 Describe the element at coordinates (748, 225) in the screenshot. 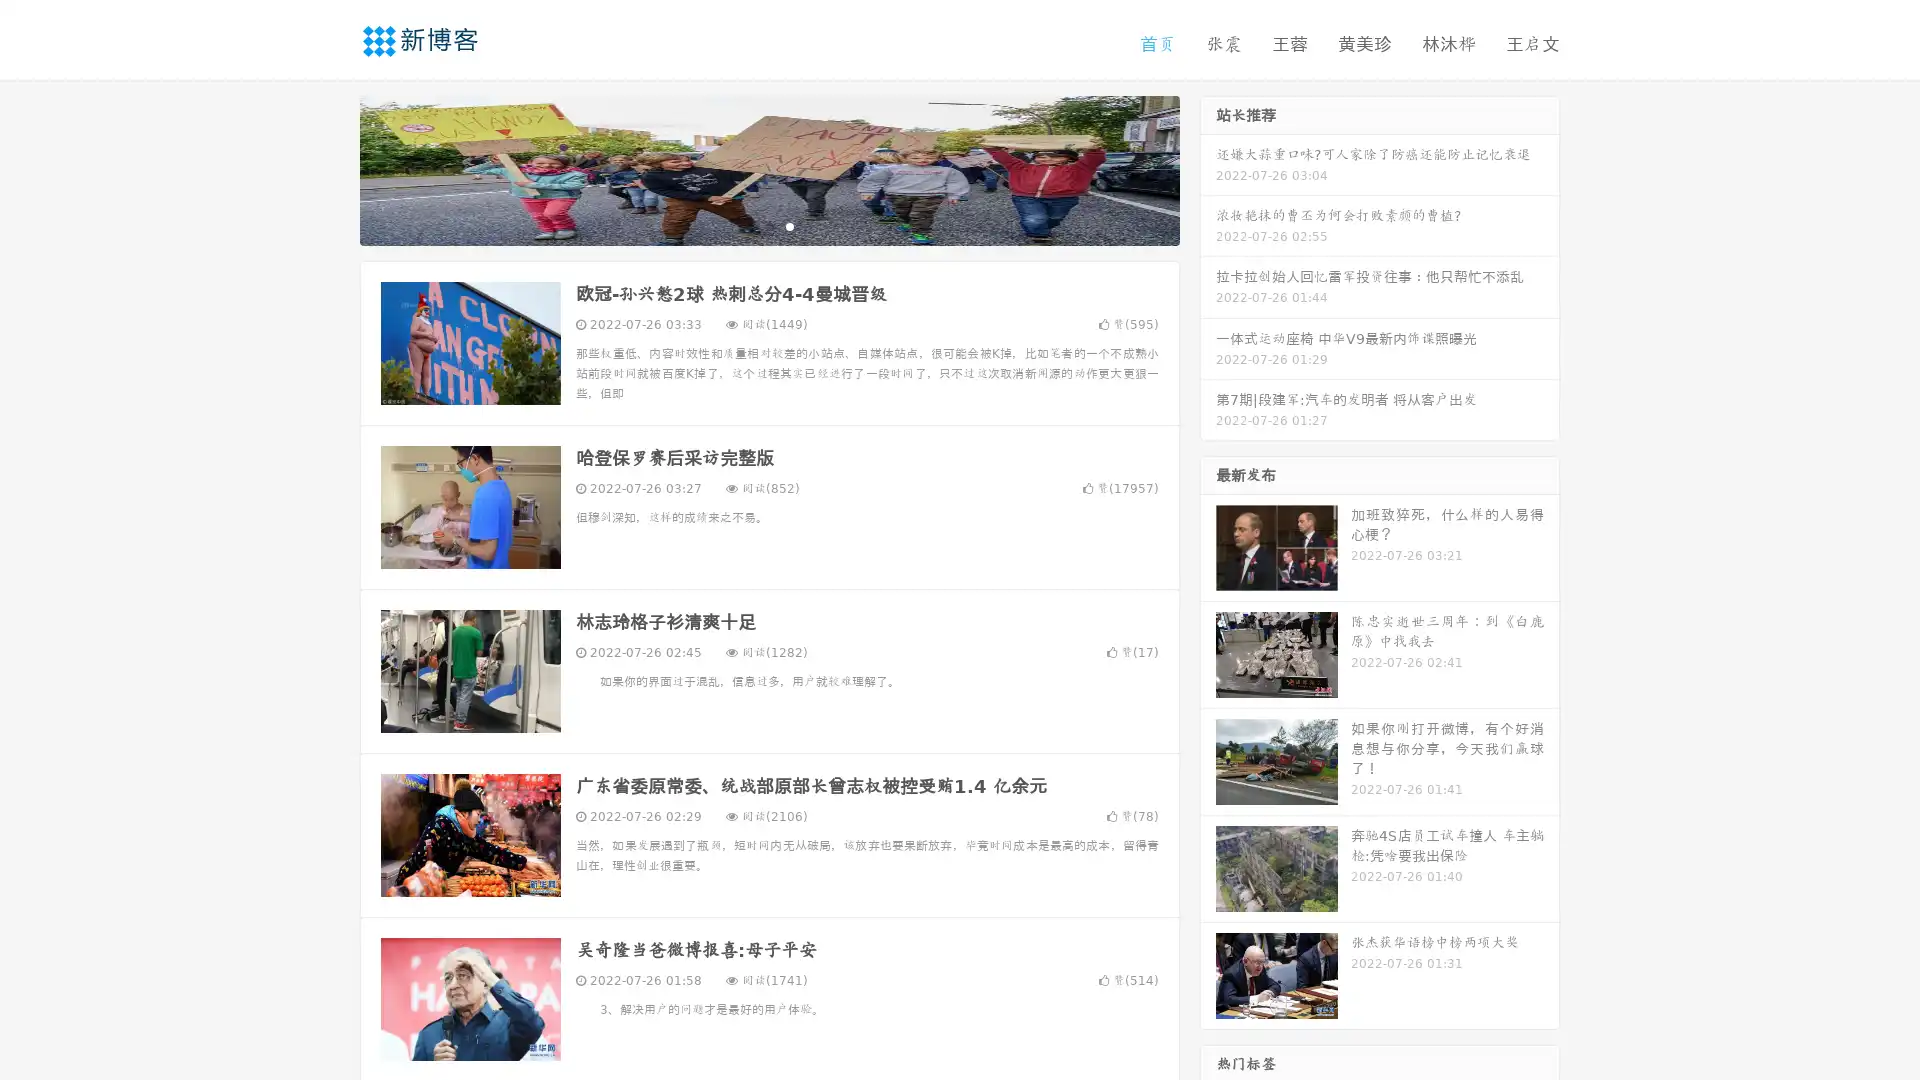

I see `Go to slide 1` at that location.